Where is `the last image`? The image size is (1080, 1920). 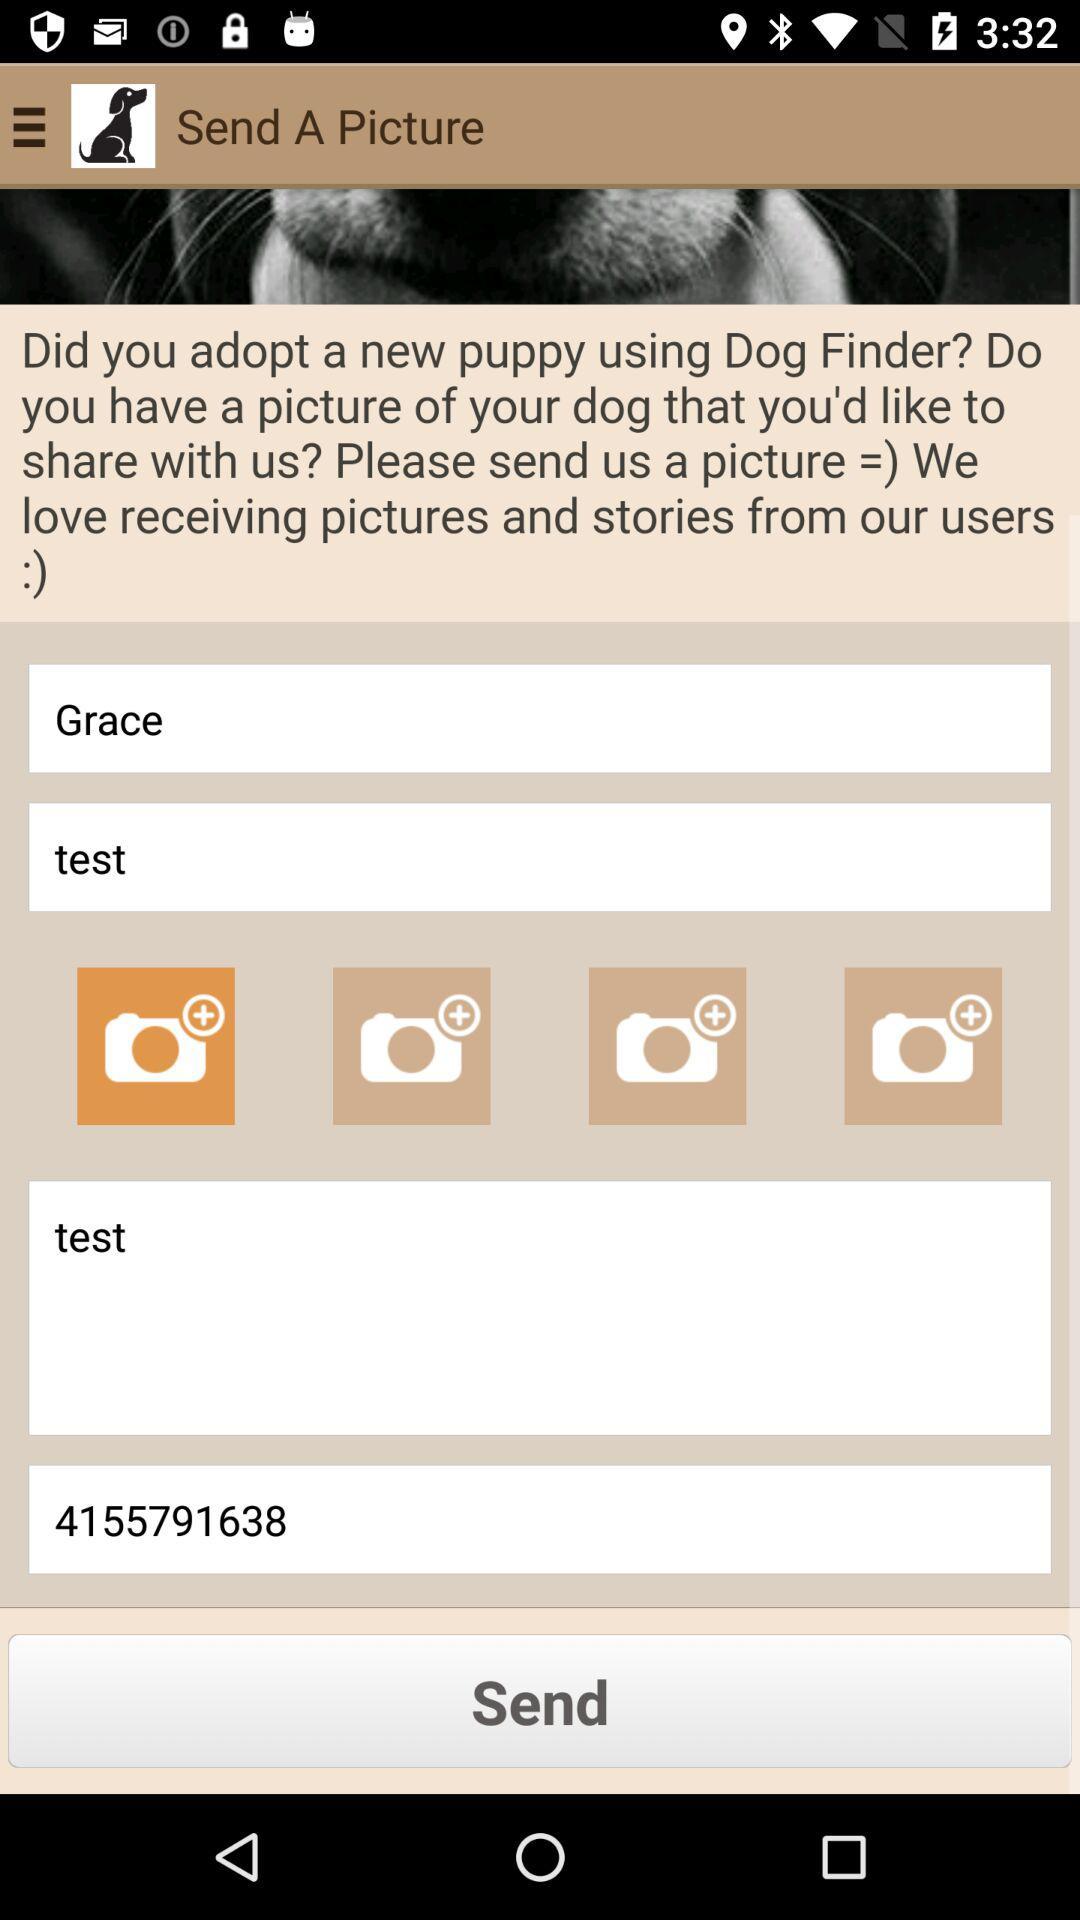
the last image is located at coordinates (923, 1045).